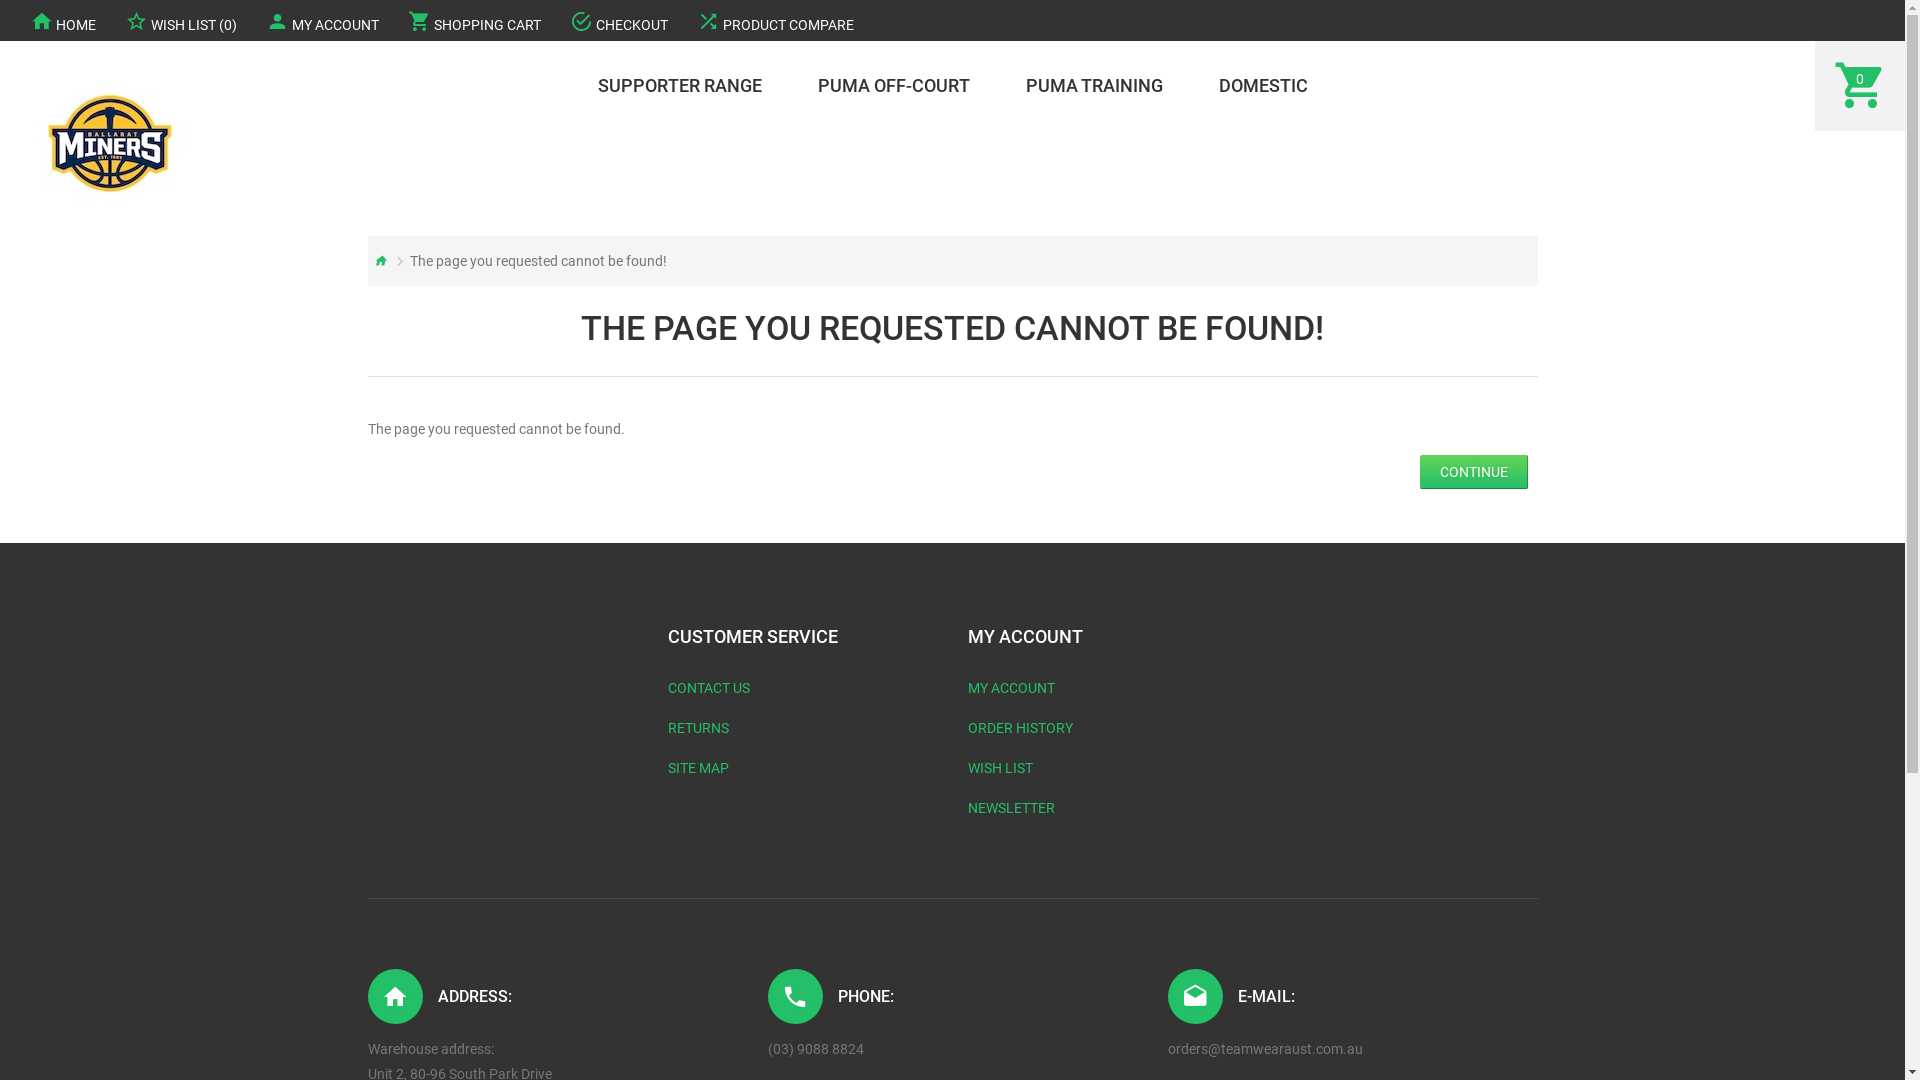  I want to click on 'SITE MAP', so click(698, 766).